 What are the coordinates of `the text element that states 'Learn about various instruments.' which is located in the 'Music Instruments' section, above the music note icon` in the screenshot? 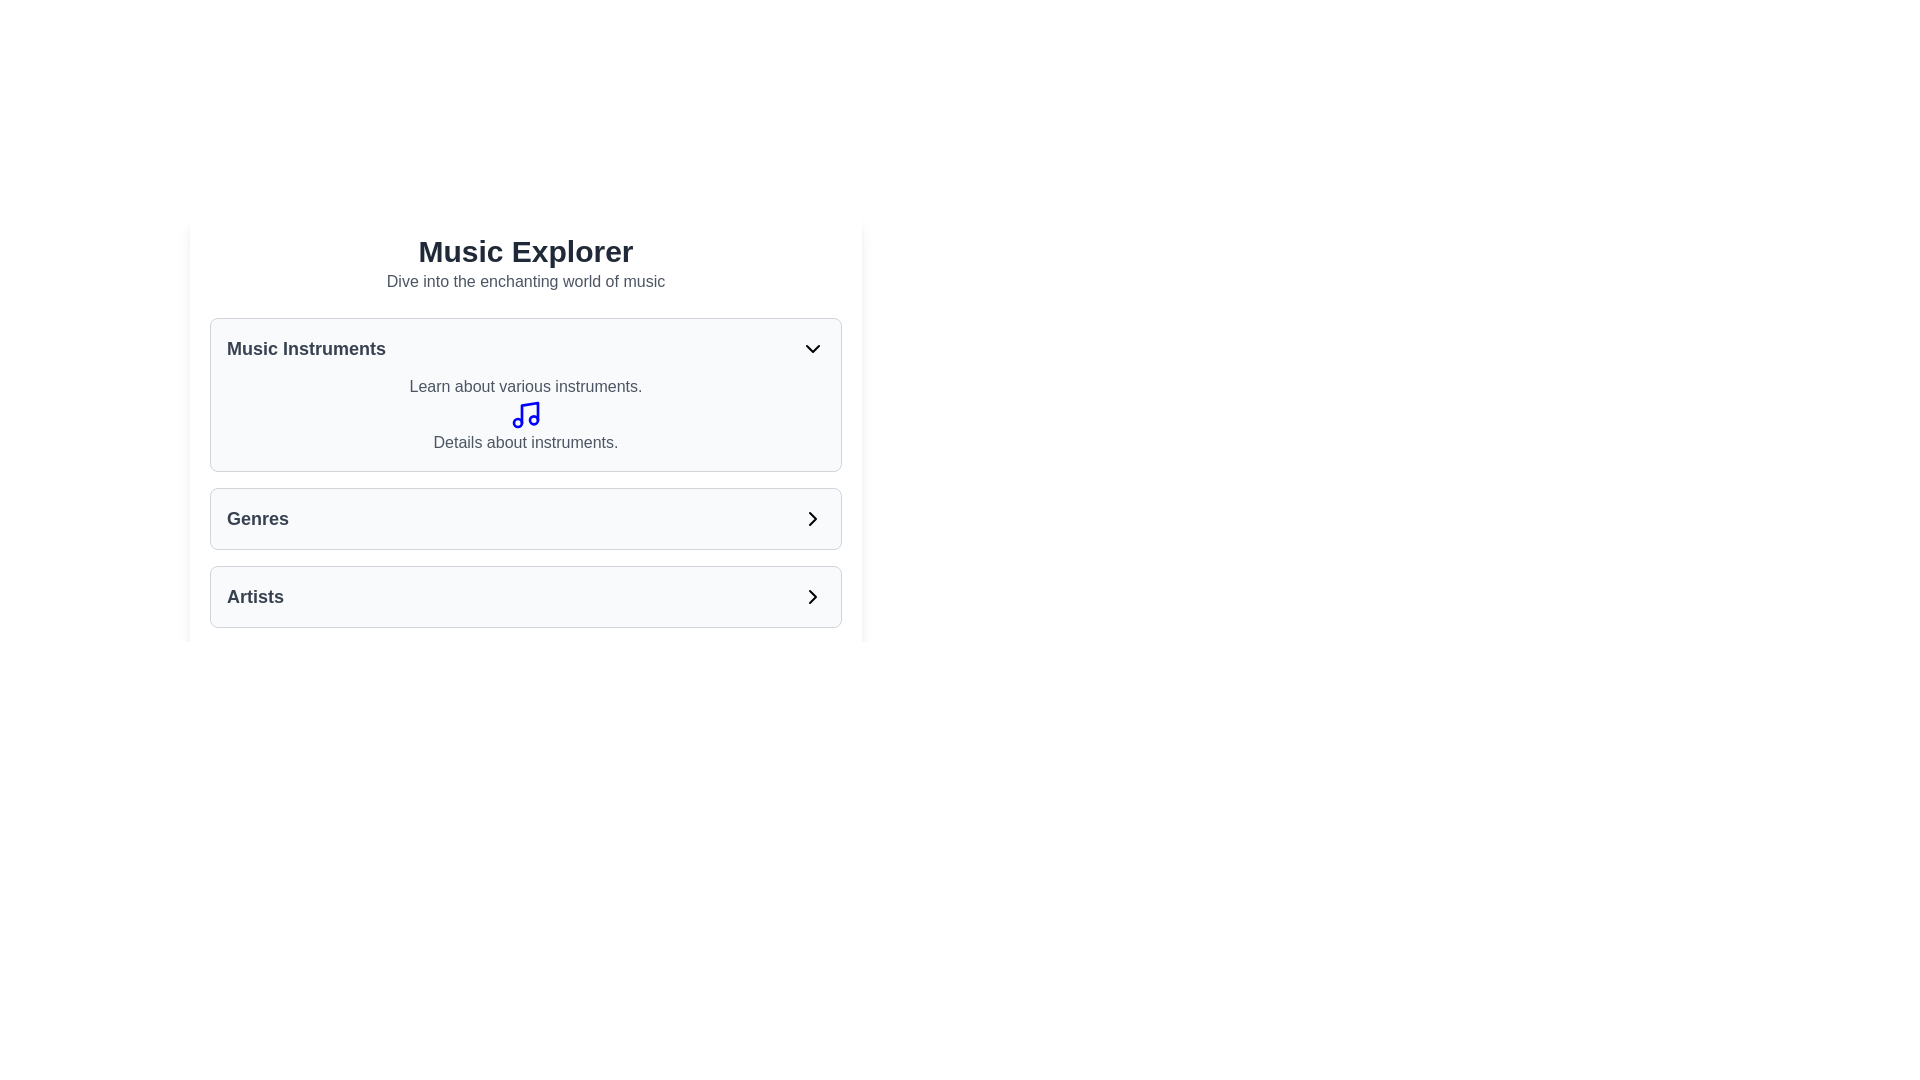 It's located at (526, 386).